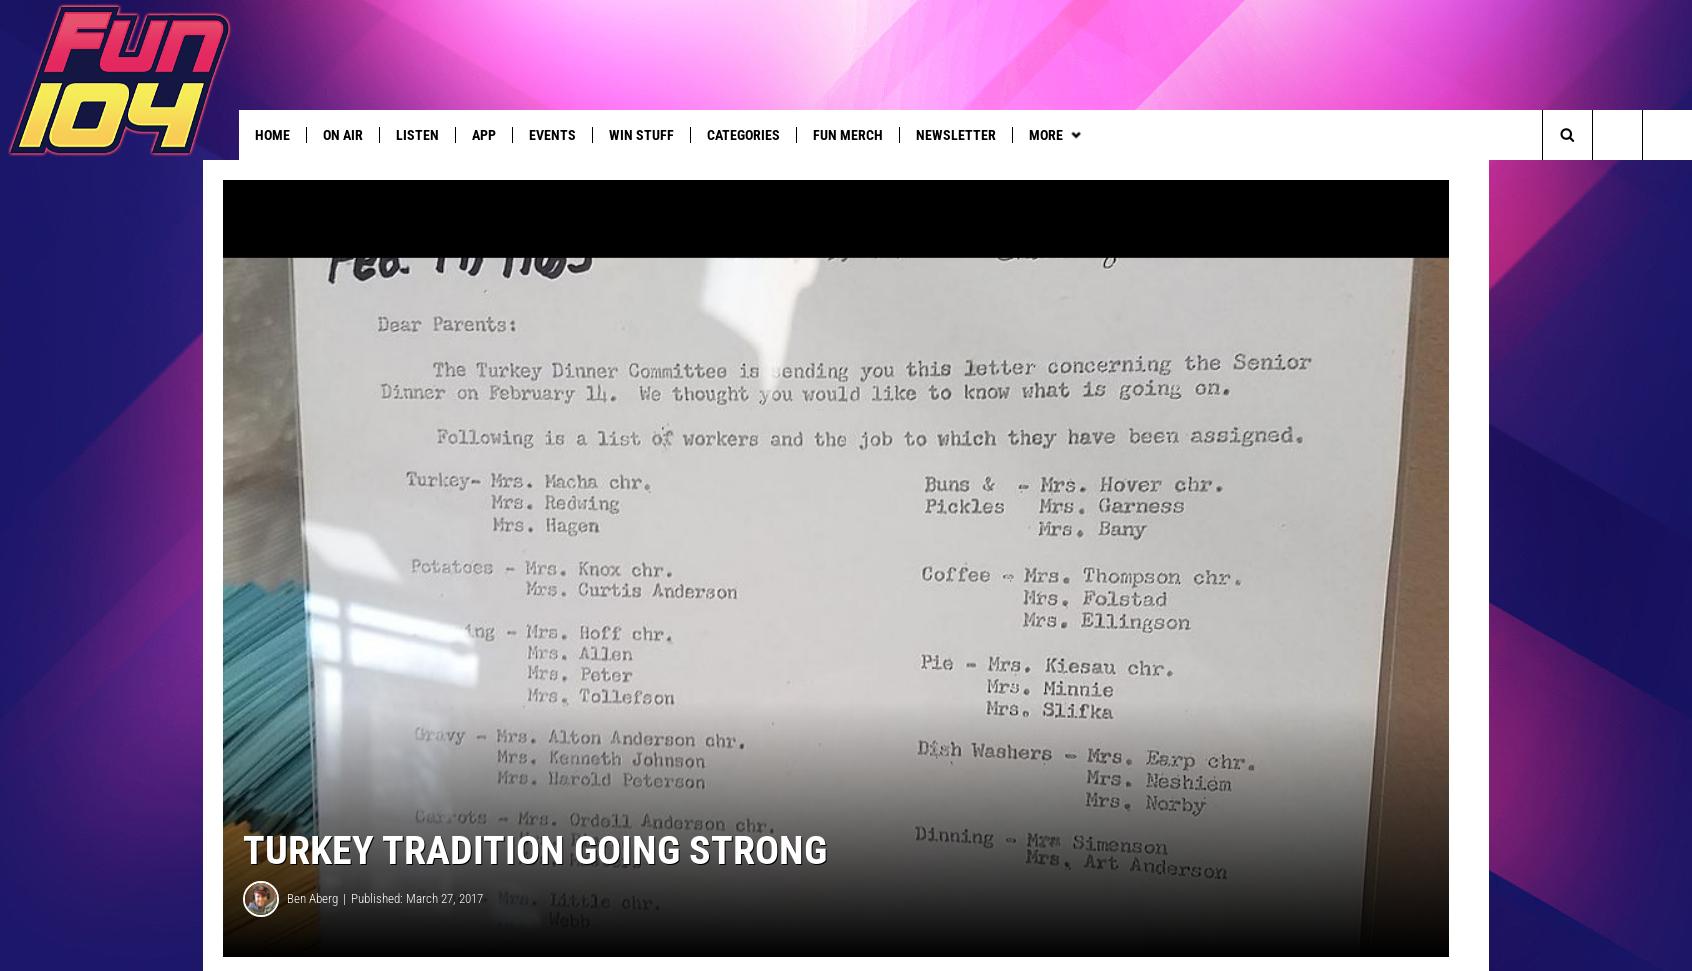  What do you see at coordinates (655, 175) in the screenshot?
I see `'In Case You Missed It'` at bounding box center [655, 175].